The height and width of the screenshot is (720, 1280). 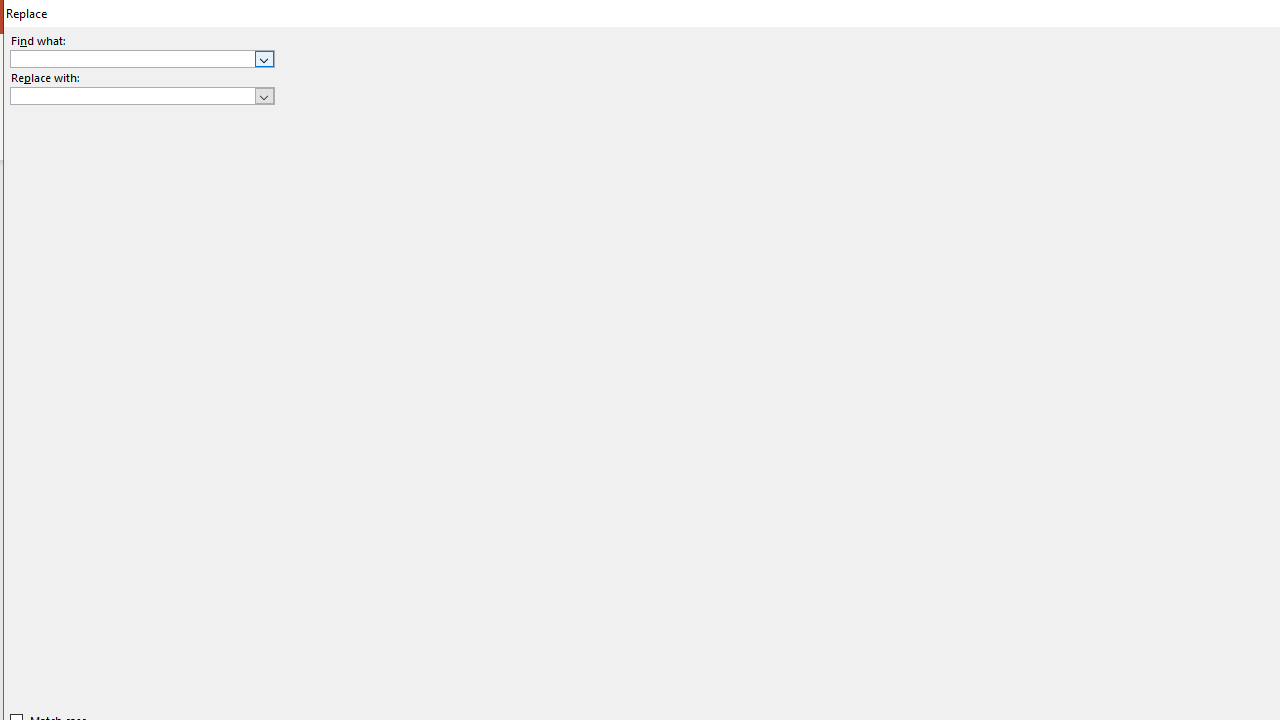 What do you see at coordinates (132, 95) in the screenshot?
I see `'Replace with'` at bounding box center [132, 95].